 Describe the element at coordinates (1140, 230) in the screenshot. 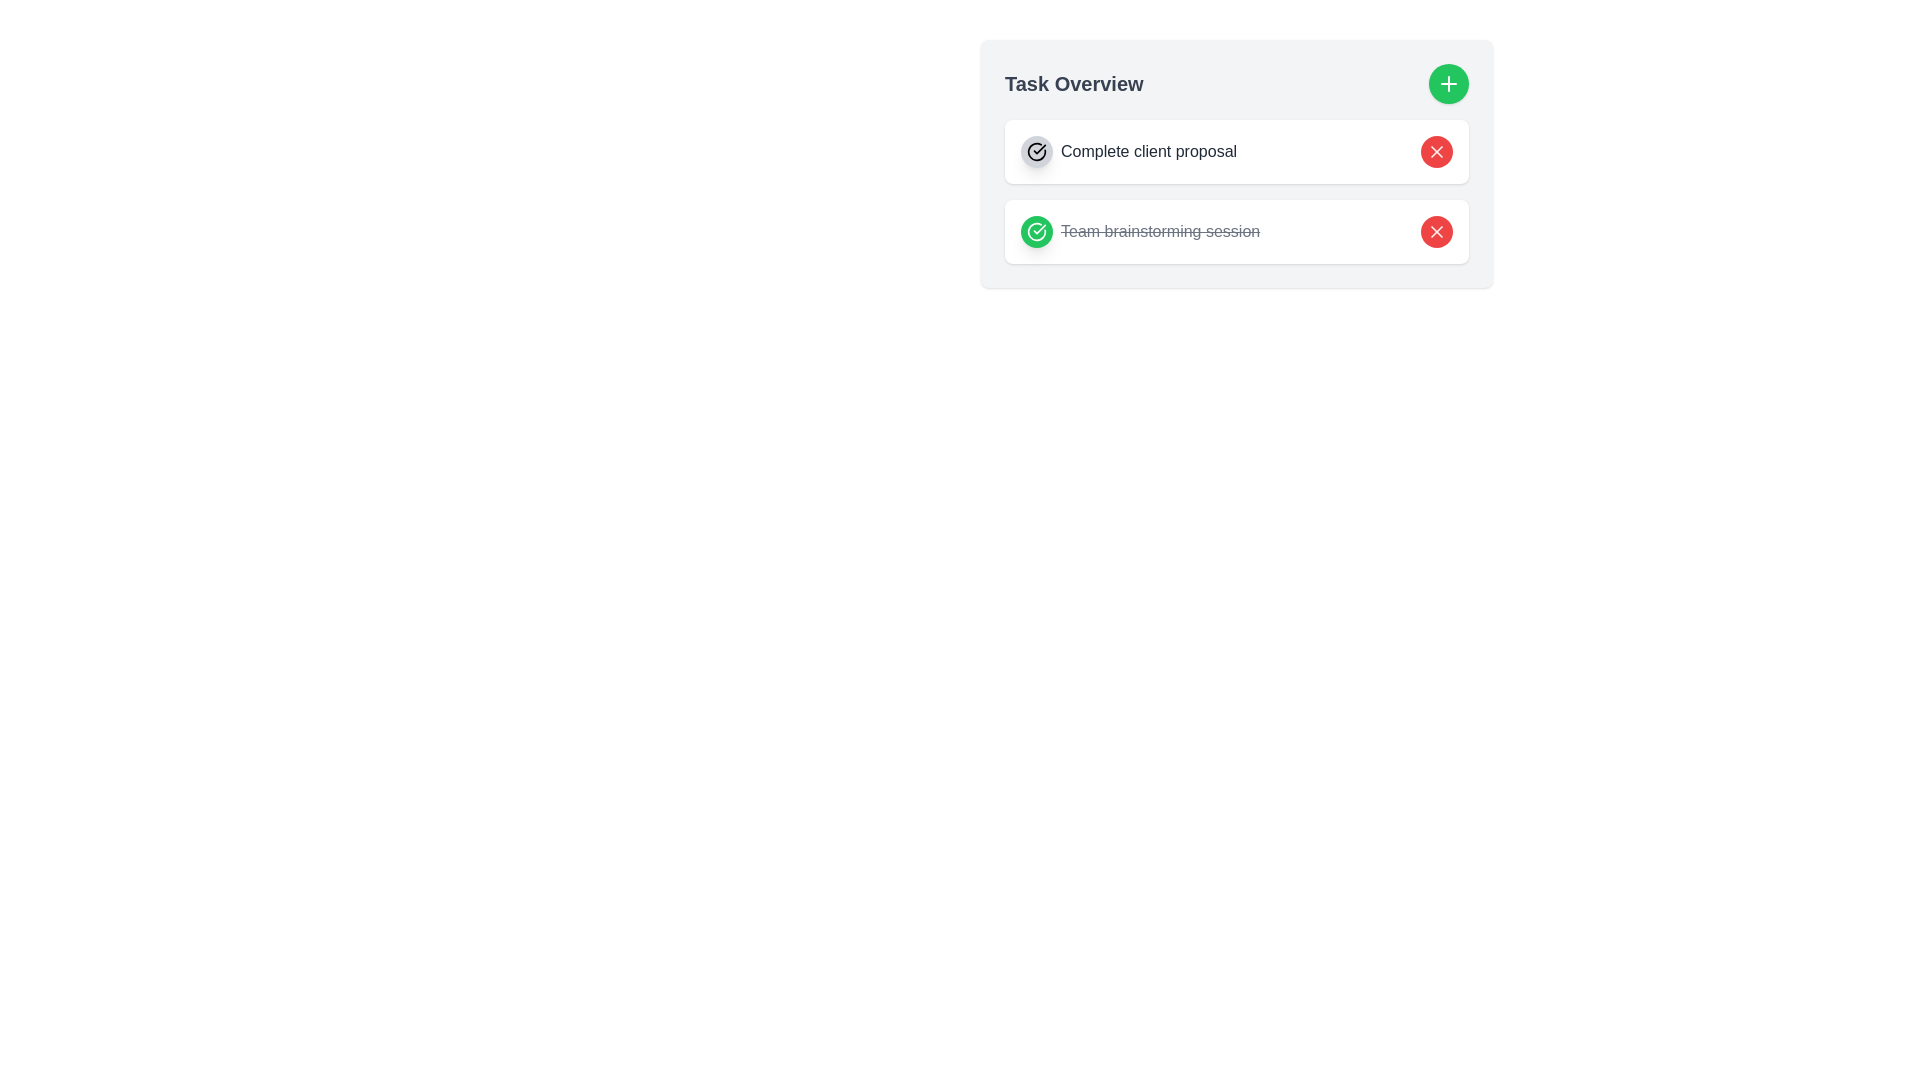

I see `the list item displaying the task 'Team brainstorming session' which is marked as completed` at that location.